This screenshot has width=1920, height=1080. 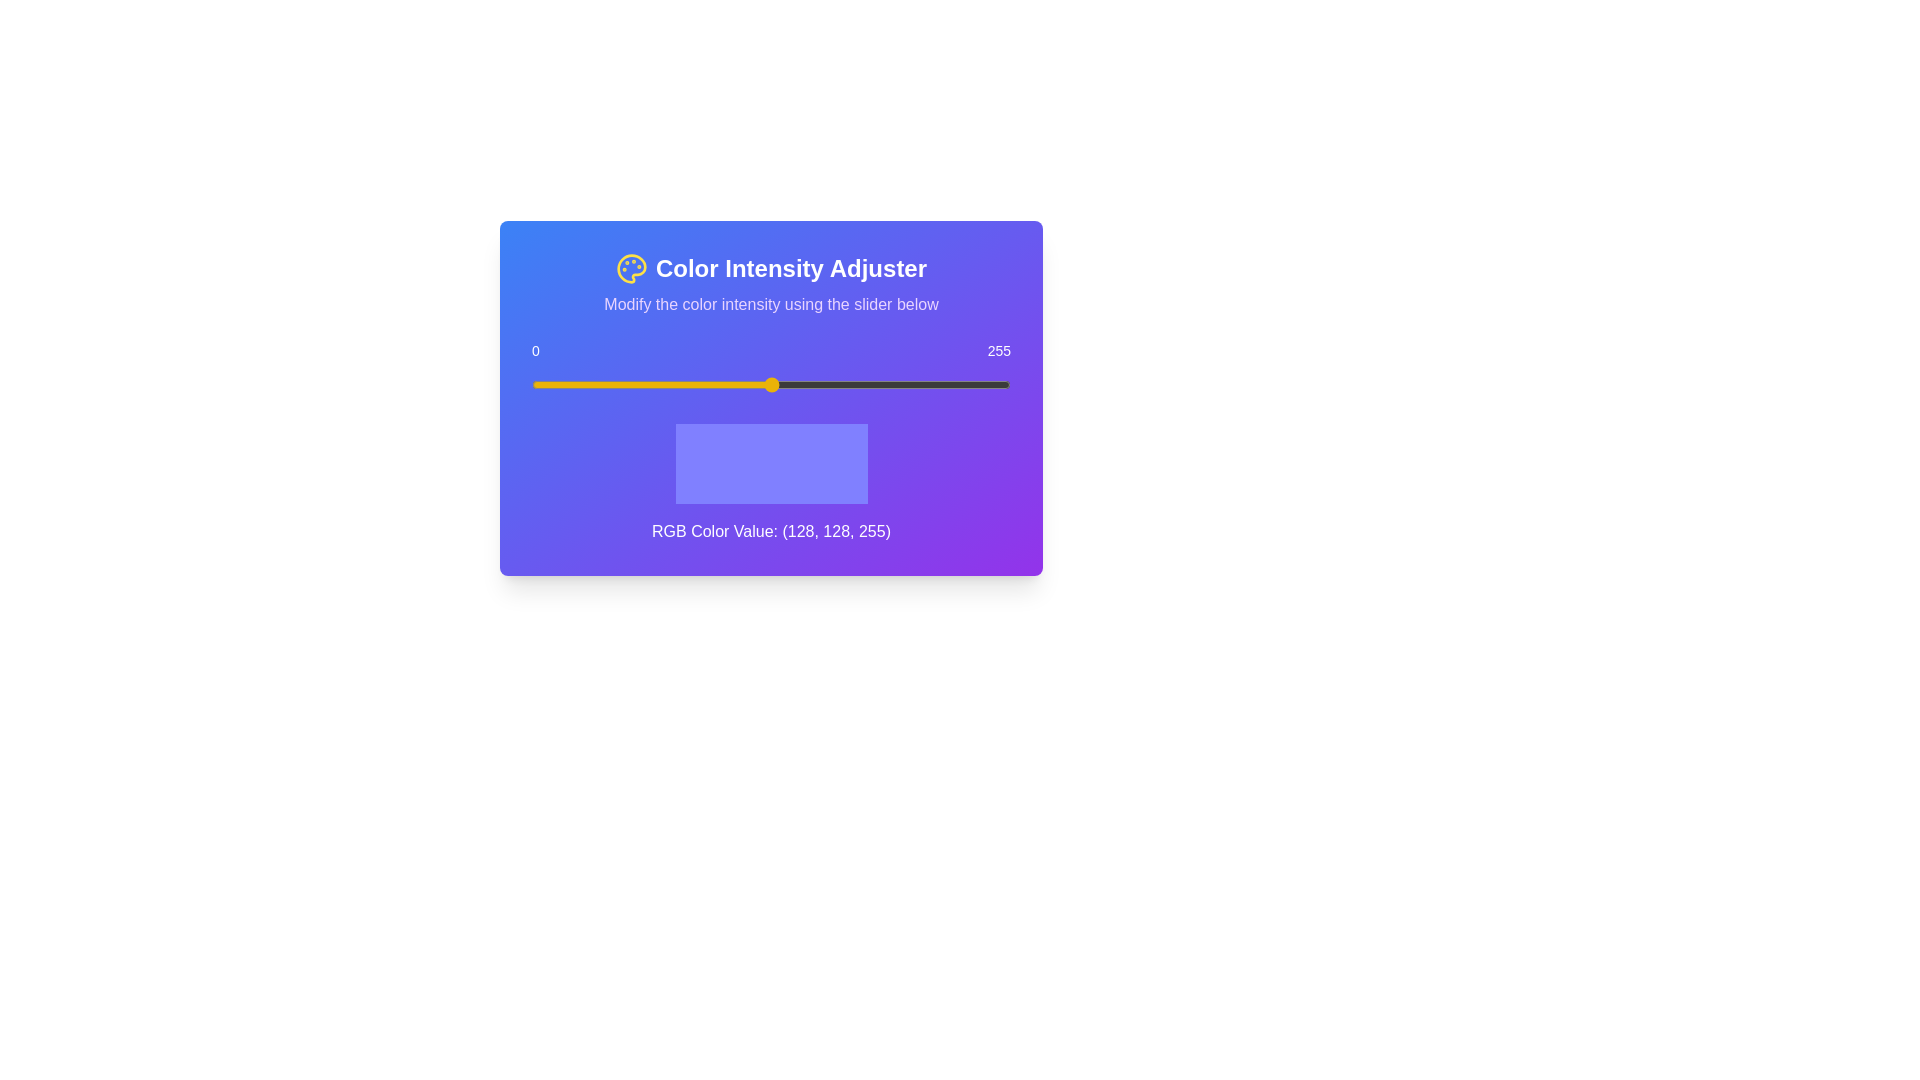 I want to click on the slider to observe visual feedback, so click(x=770, y=385).